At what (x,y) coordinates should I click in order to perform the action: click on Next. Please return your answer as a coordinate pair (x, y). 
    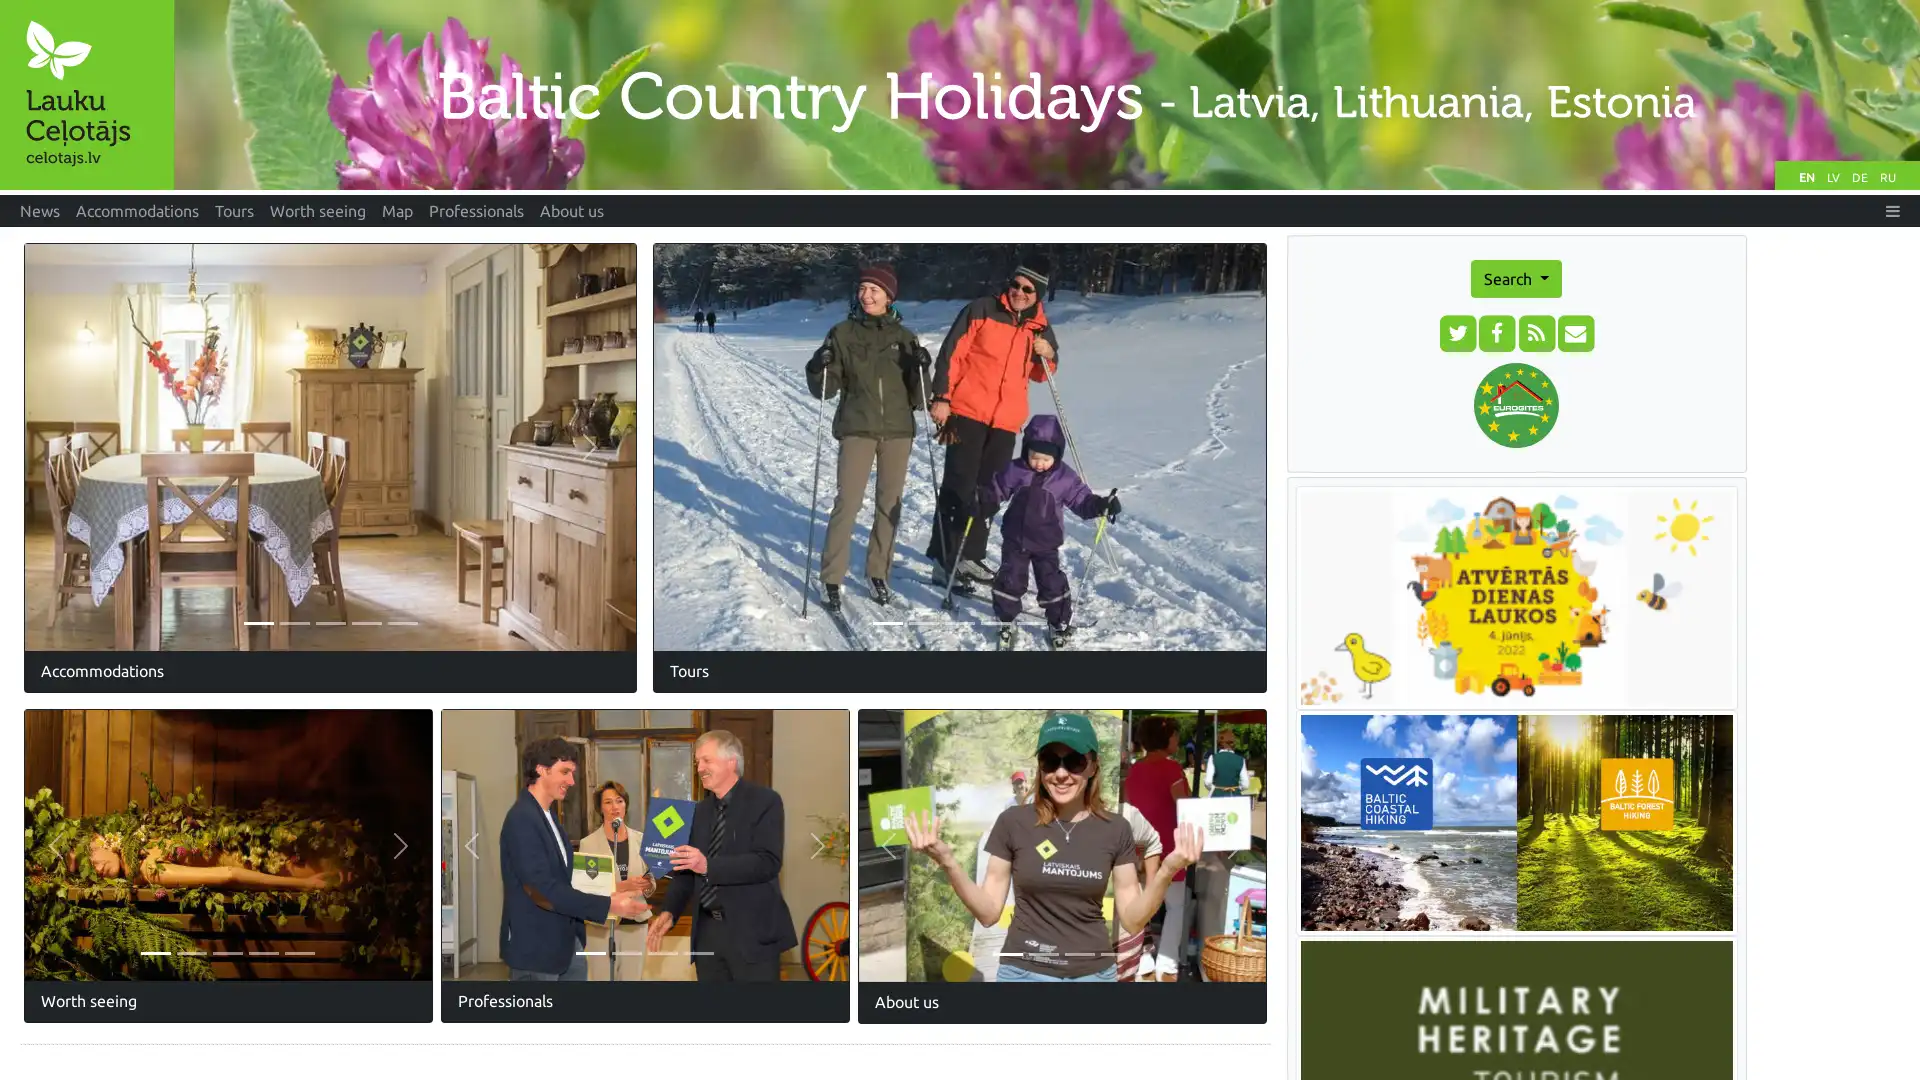
    Looking at the image, I should click on (817, 845).